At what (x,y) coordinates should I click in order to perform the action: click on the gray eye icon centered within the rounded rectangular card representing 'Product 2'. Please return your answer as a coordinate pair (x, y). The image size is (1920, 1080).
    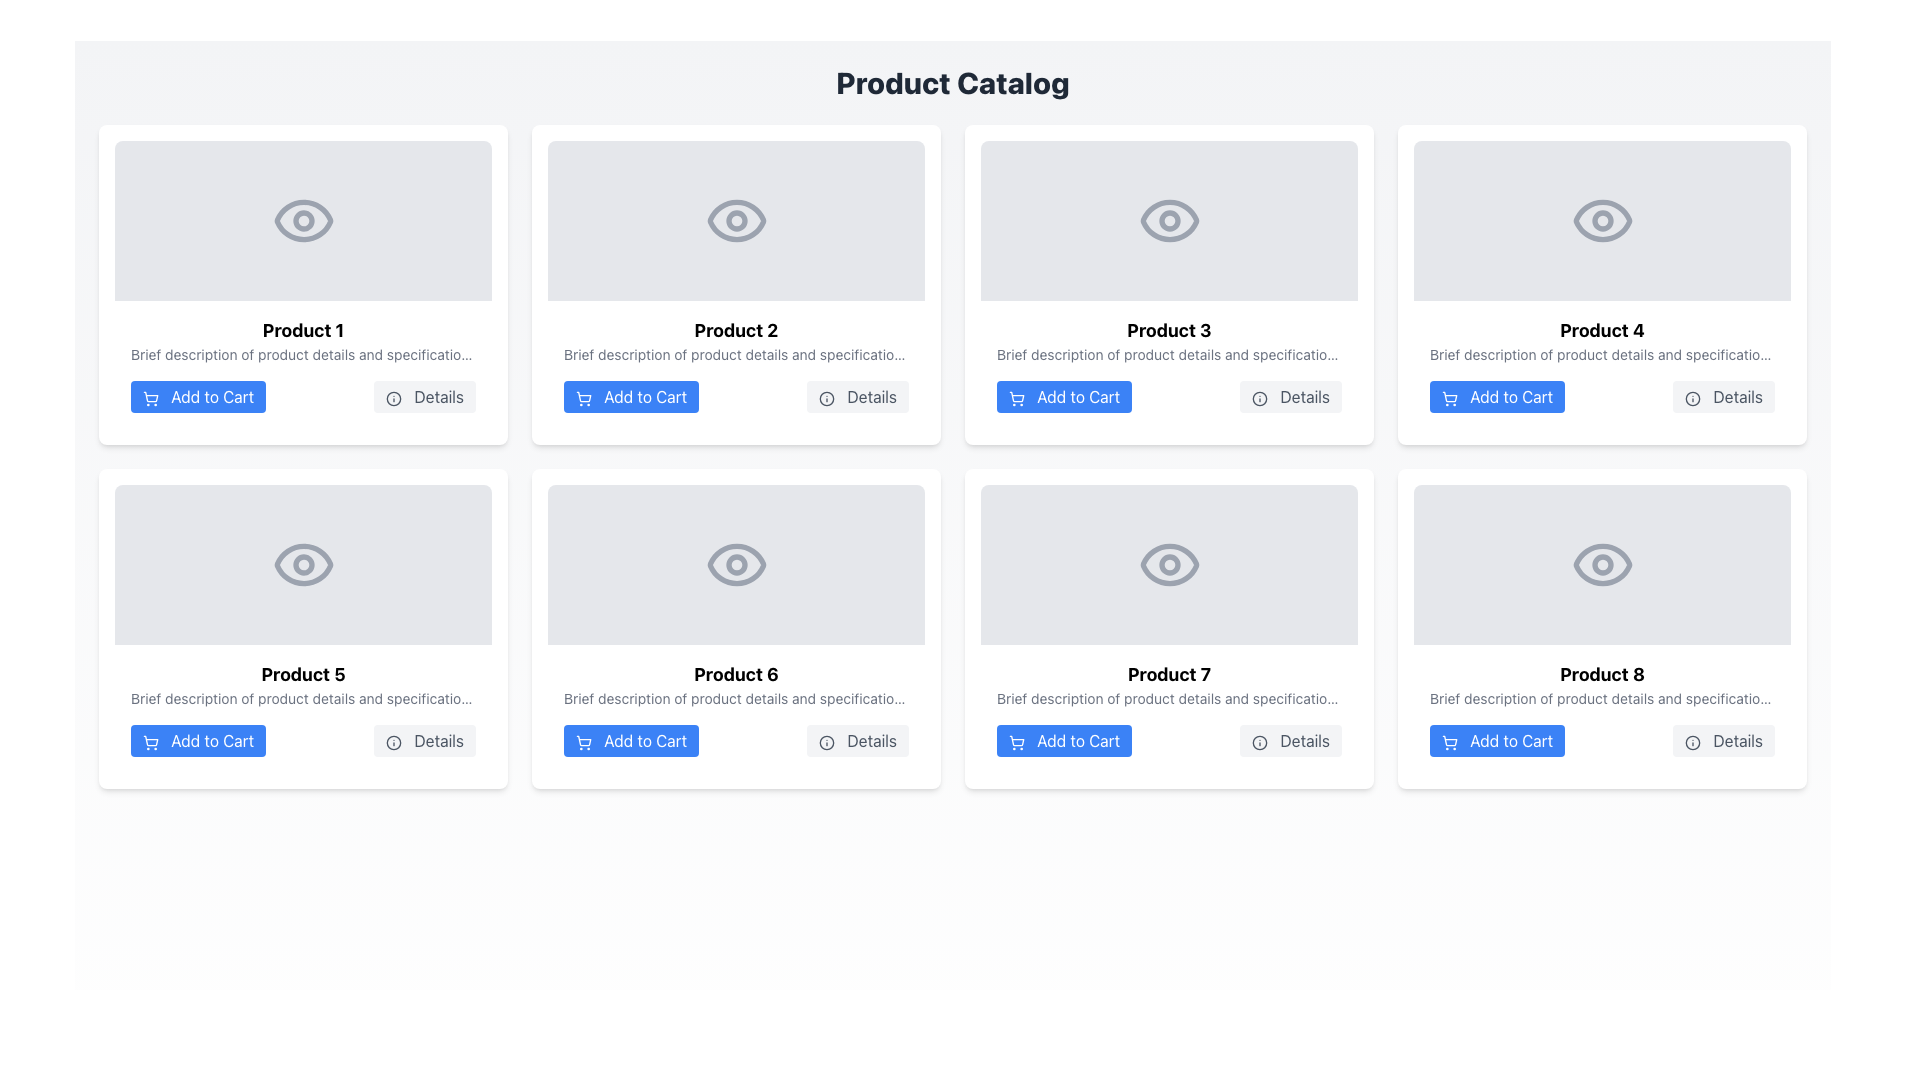
    Looking at the image, I should click on (735, 220).